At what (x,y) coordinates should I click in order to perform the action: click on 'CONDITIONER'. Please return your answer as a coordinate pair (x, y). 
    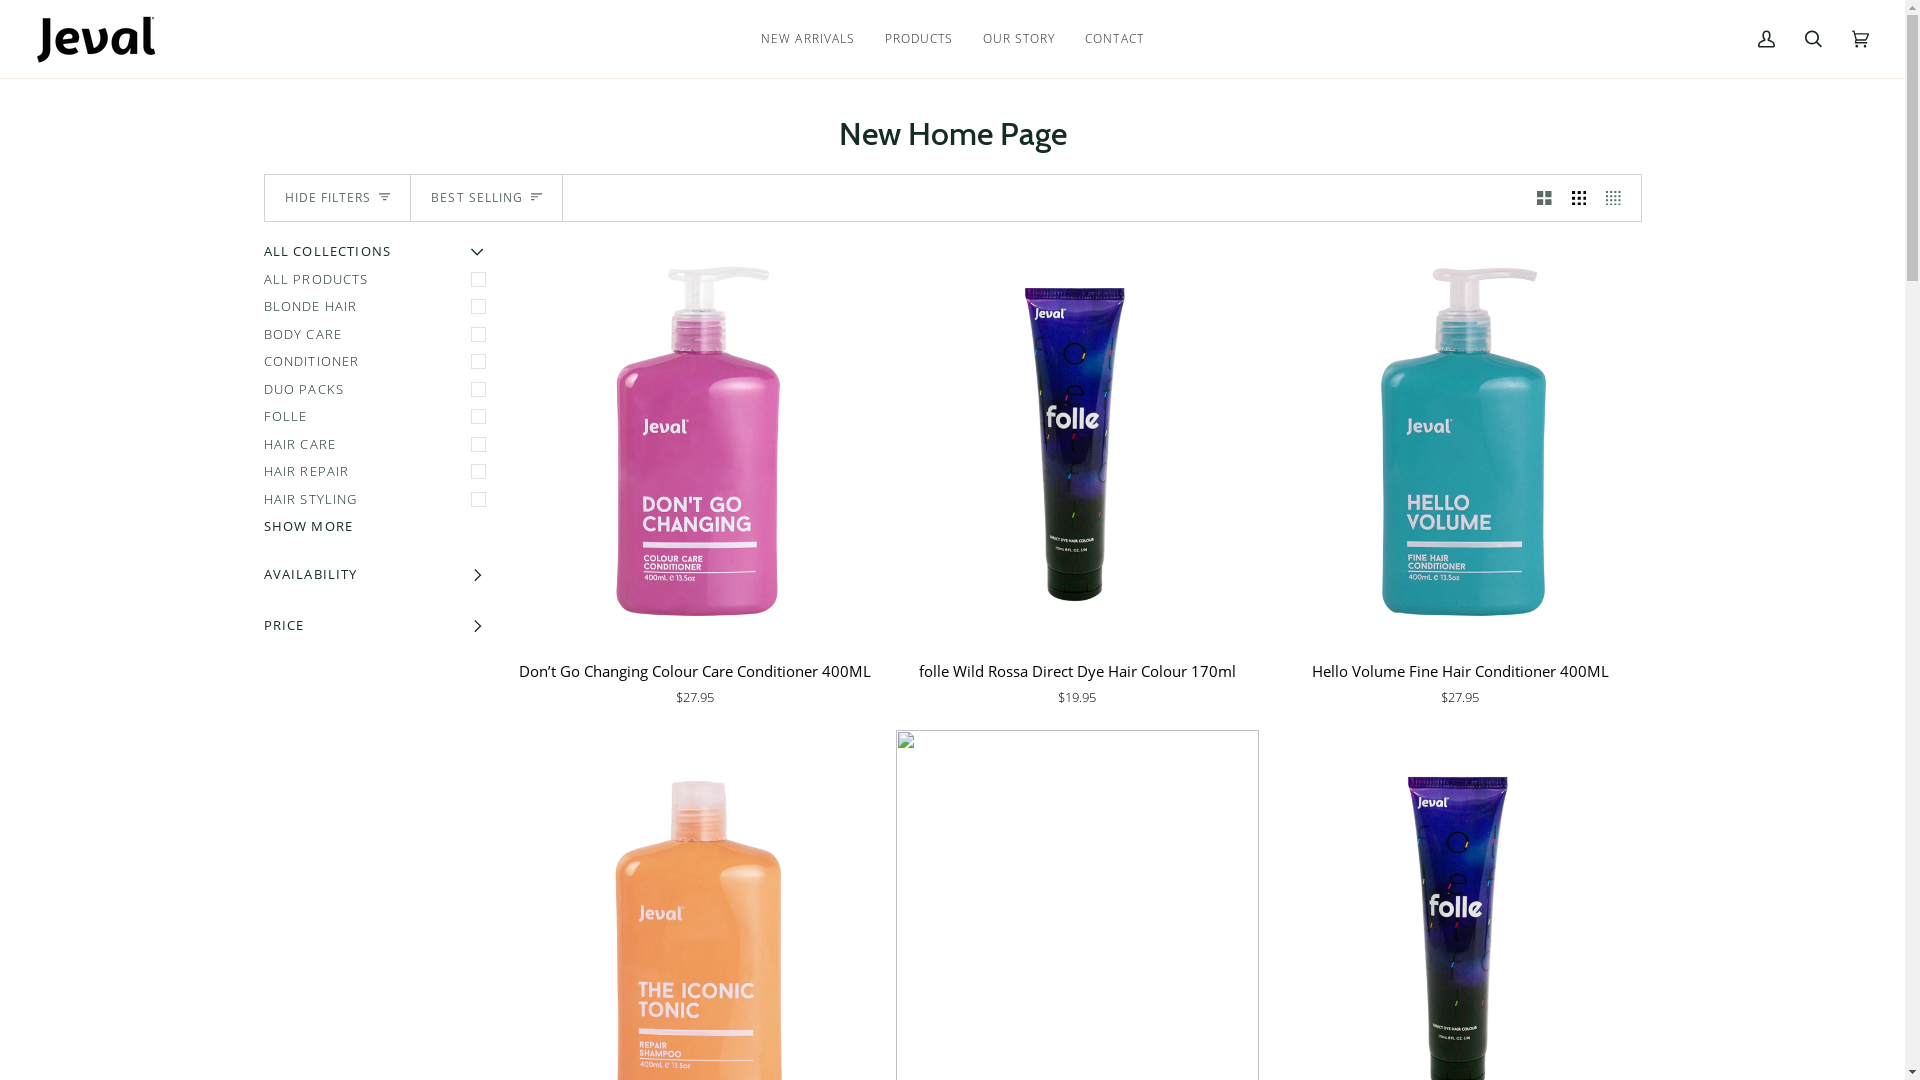
    Looking at the image, I should click on (379, 362).